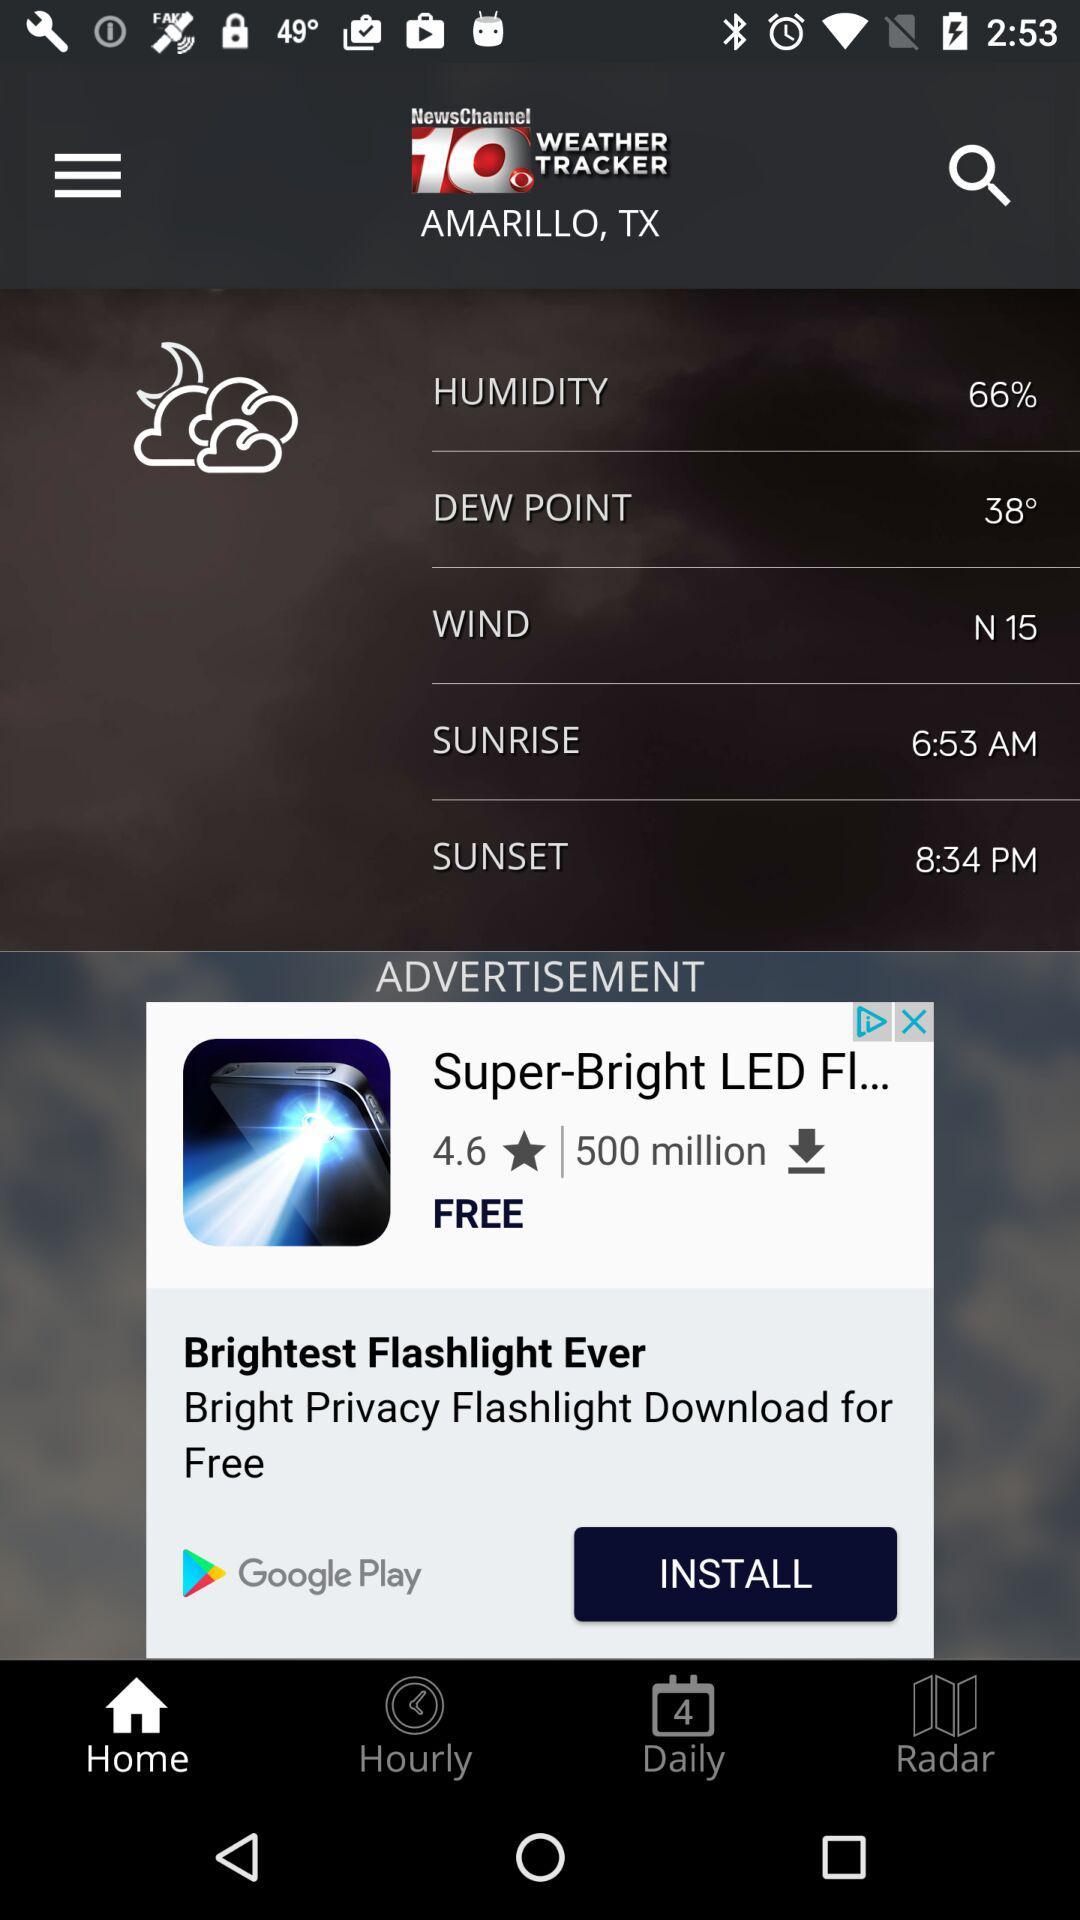 The width and height of the screenshot is (1080, 1920). What do you see at coordinates (682, 1726) in the screenshot?
I see `item next to radar icon` at bounding box center [682, 1726].